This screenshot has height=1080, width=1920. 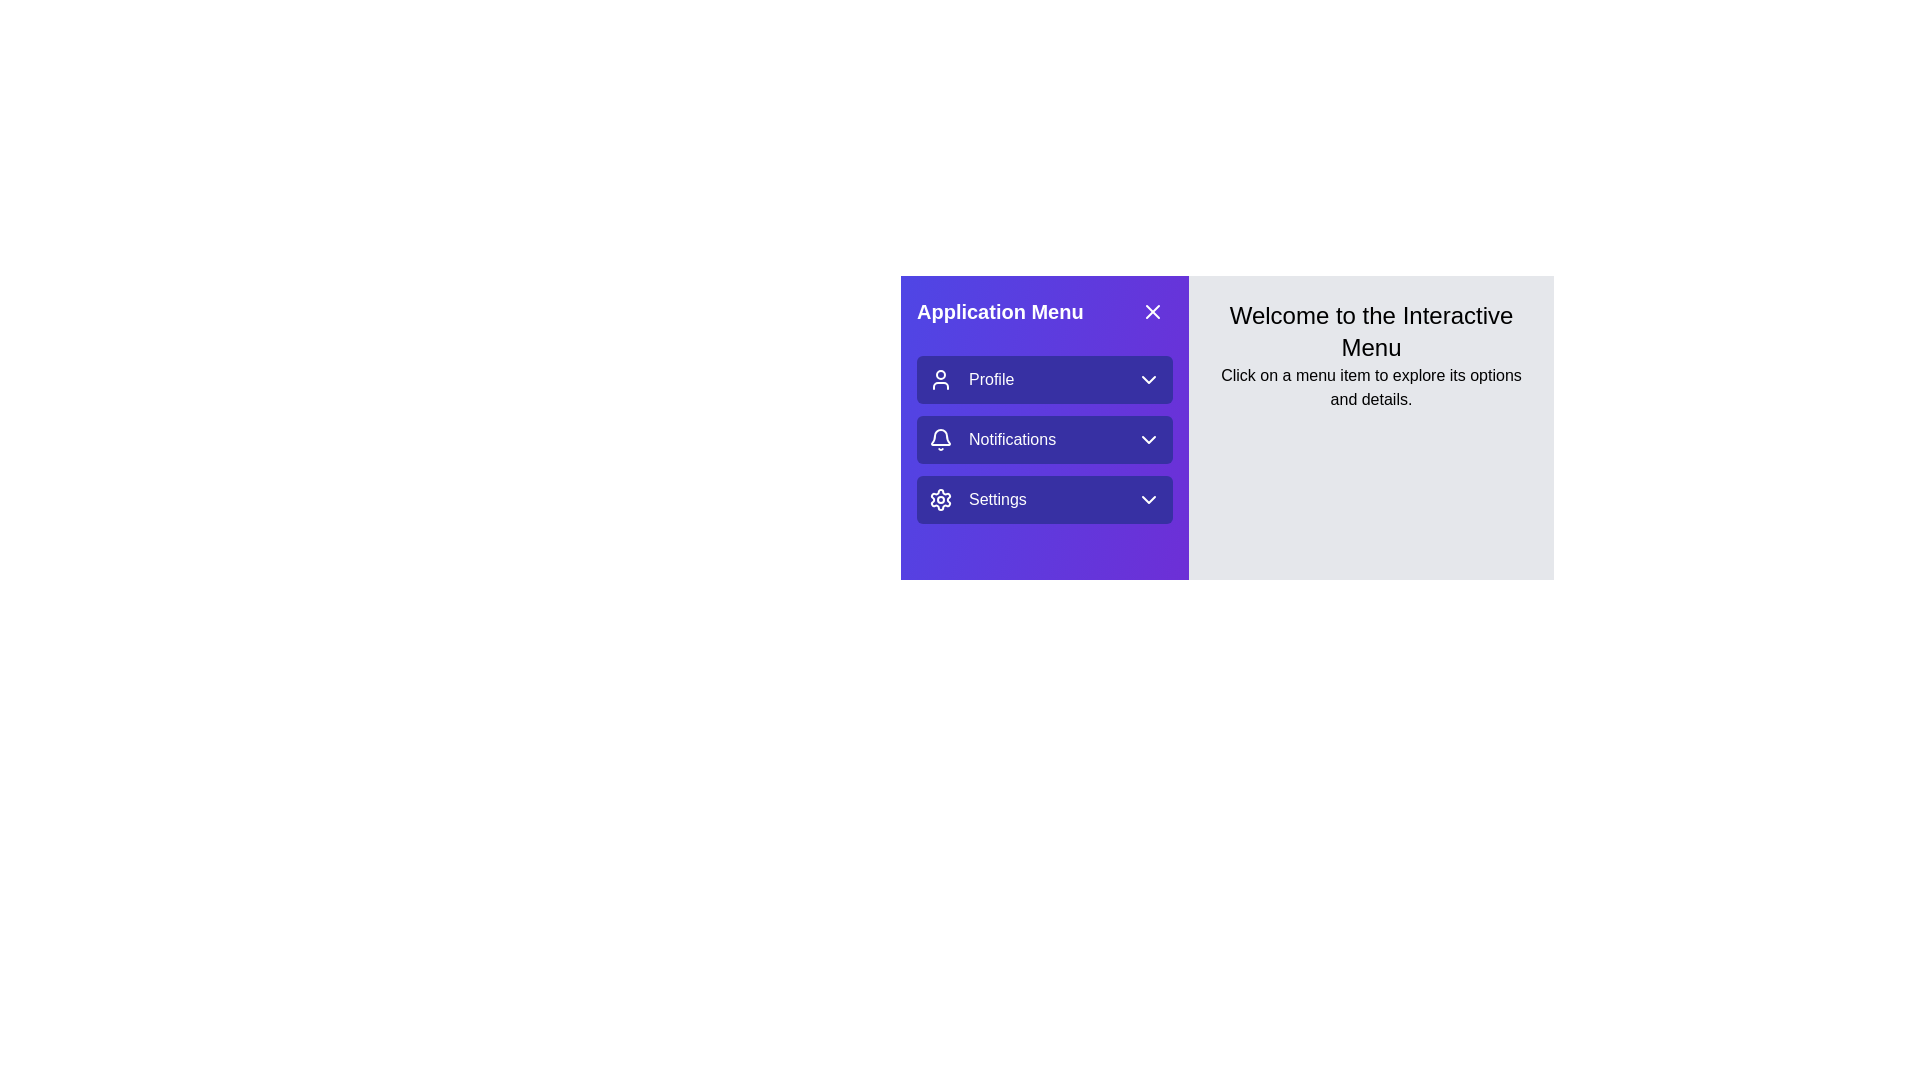 I want to click on the Dropdown Indicator Icon (Chevron) located at the rightmost position of the 'Settings' section in the 'Application Menu', so click(x=1148, y=499).